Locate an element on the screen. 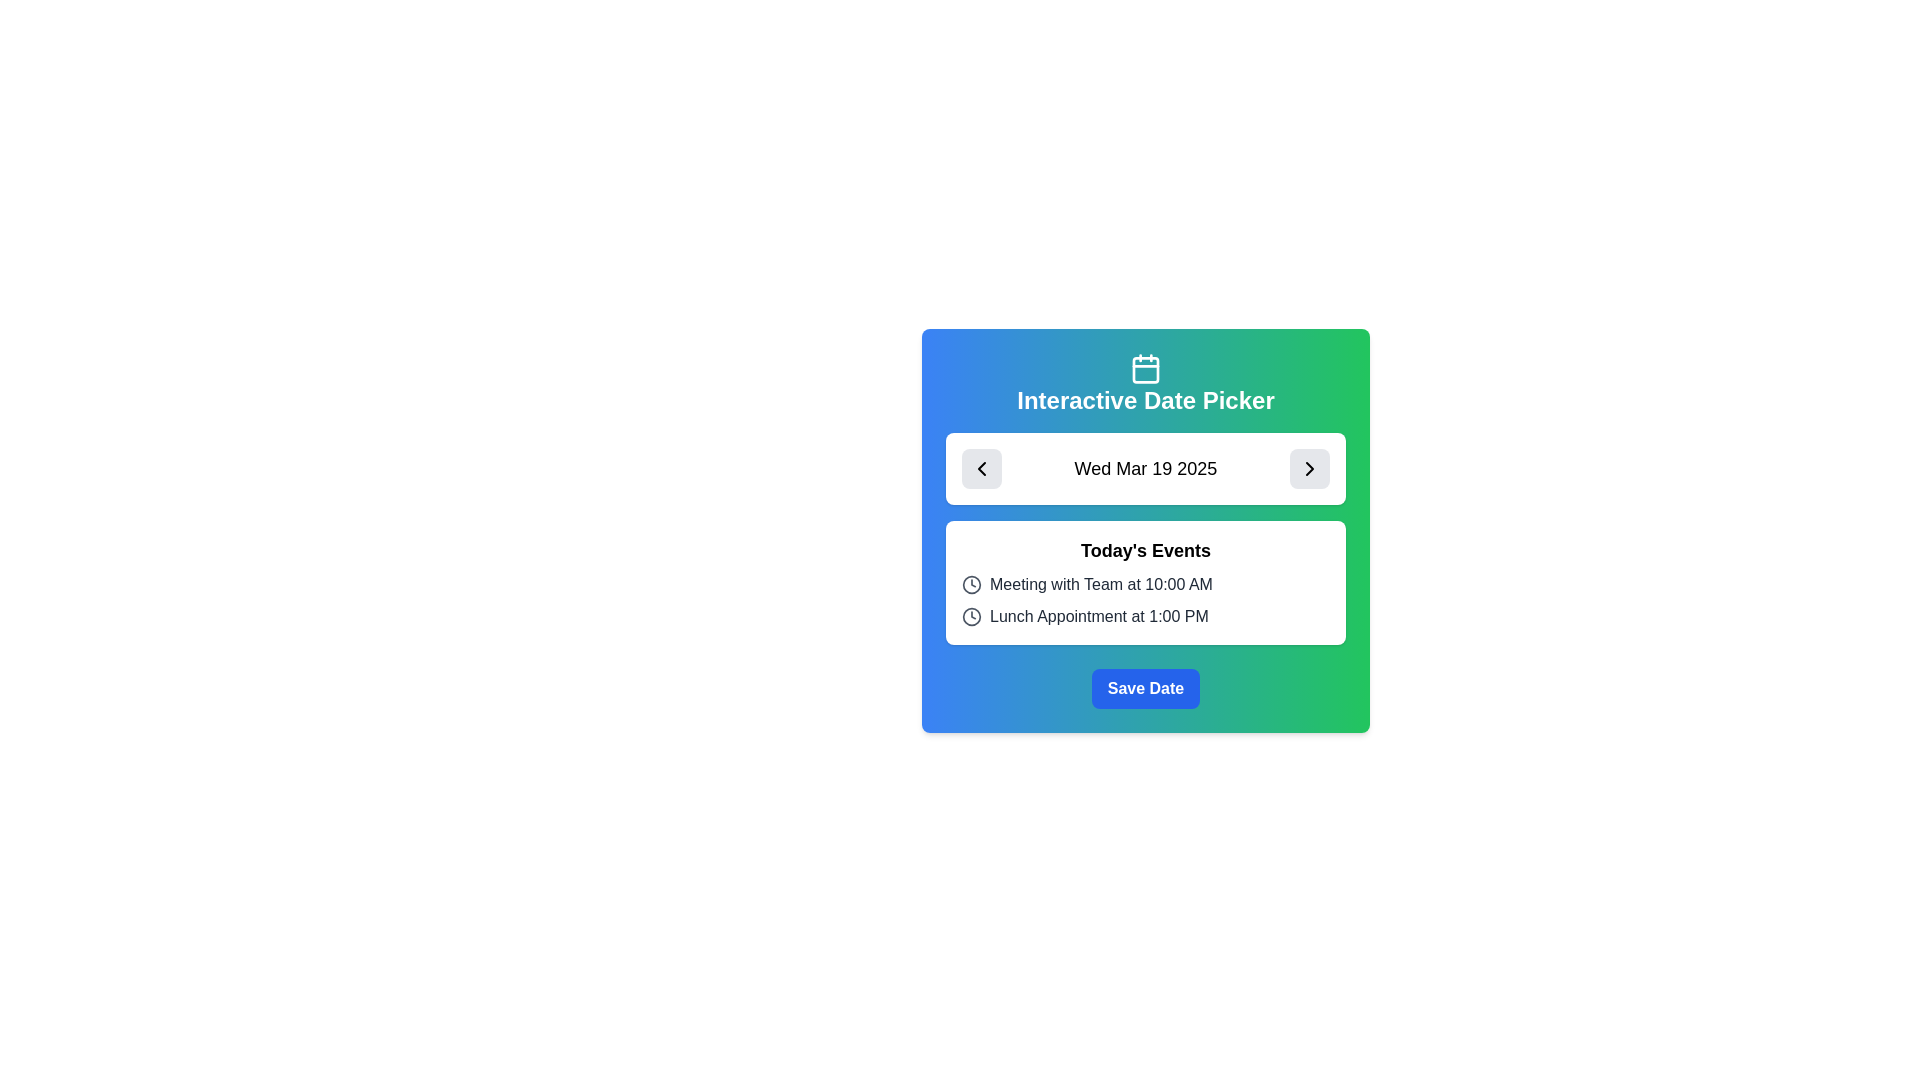  the text 'Lunch Appointment at 1:00 PM' is located at coordinates (1098, 616).